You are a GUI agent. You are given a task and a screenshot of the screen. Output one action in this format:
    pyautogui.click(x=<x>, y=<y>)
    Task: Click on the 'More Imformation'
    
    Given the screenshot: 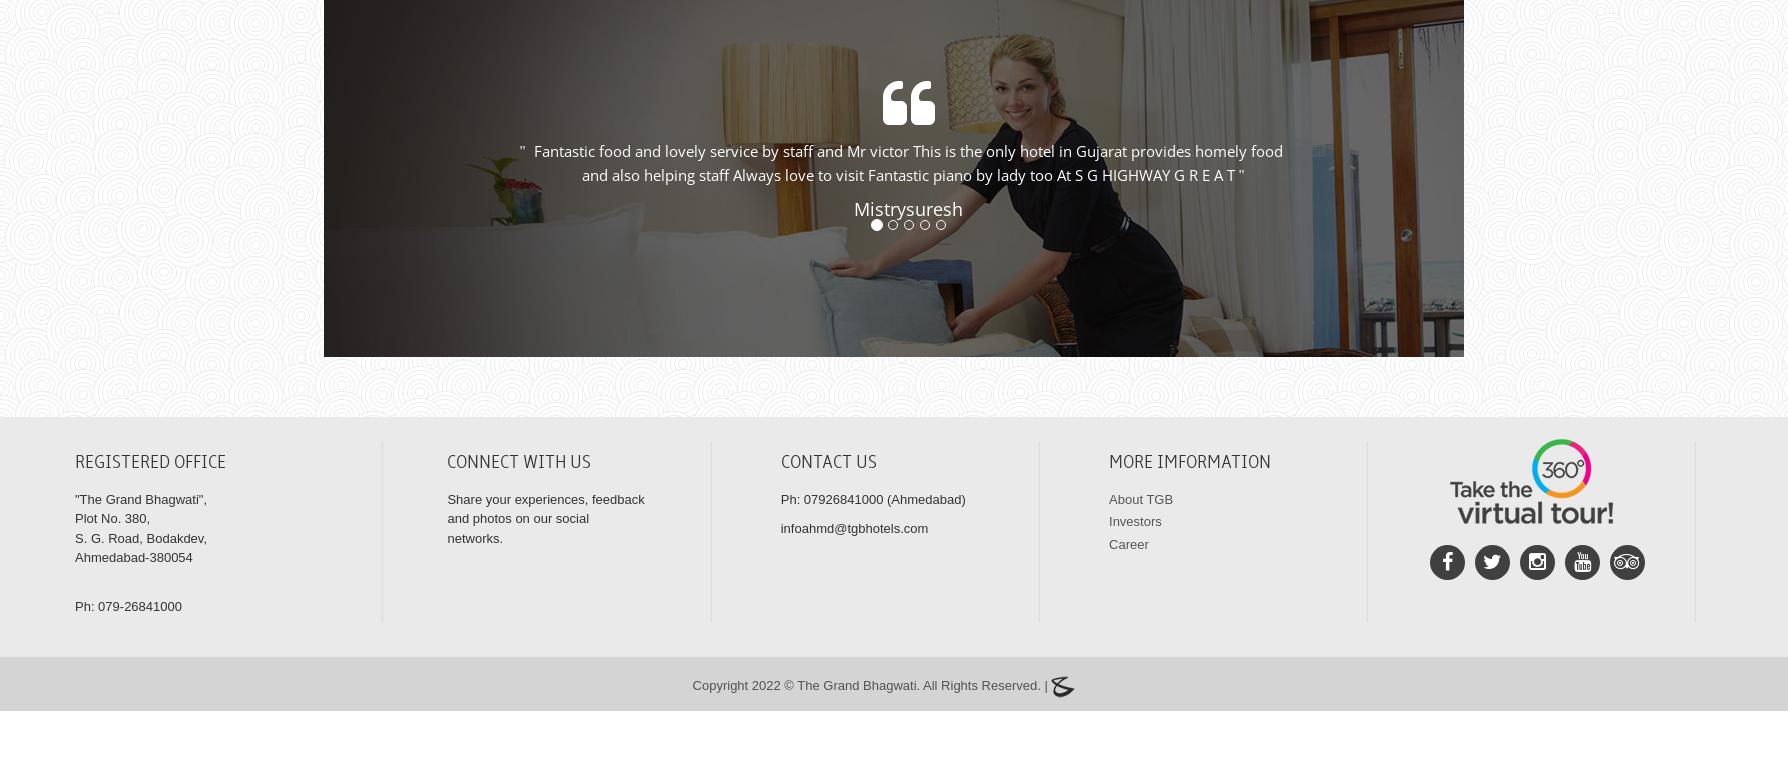 What is the action you would take?
    pyautogui.click(x=1188, y=486)
    